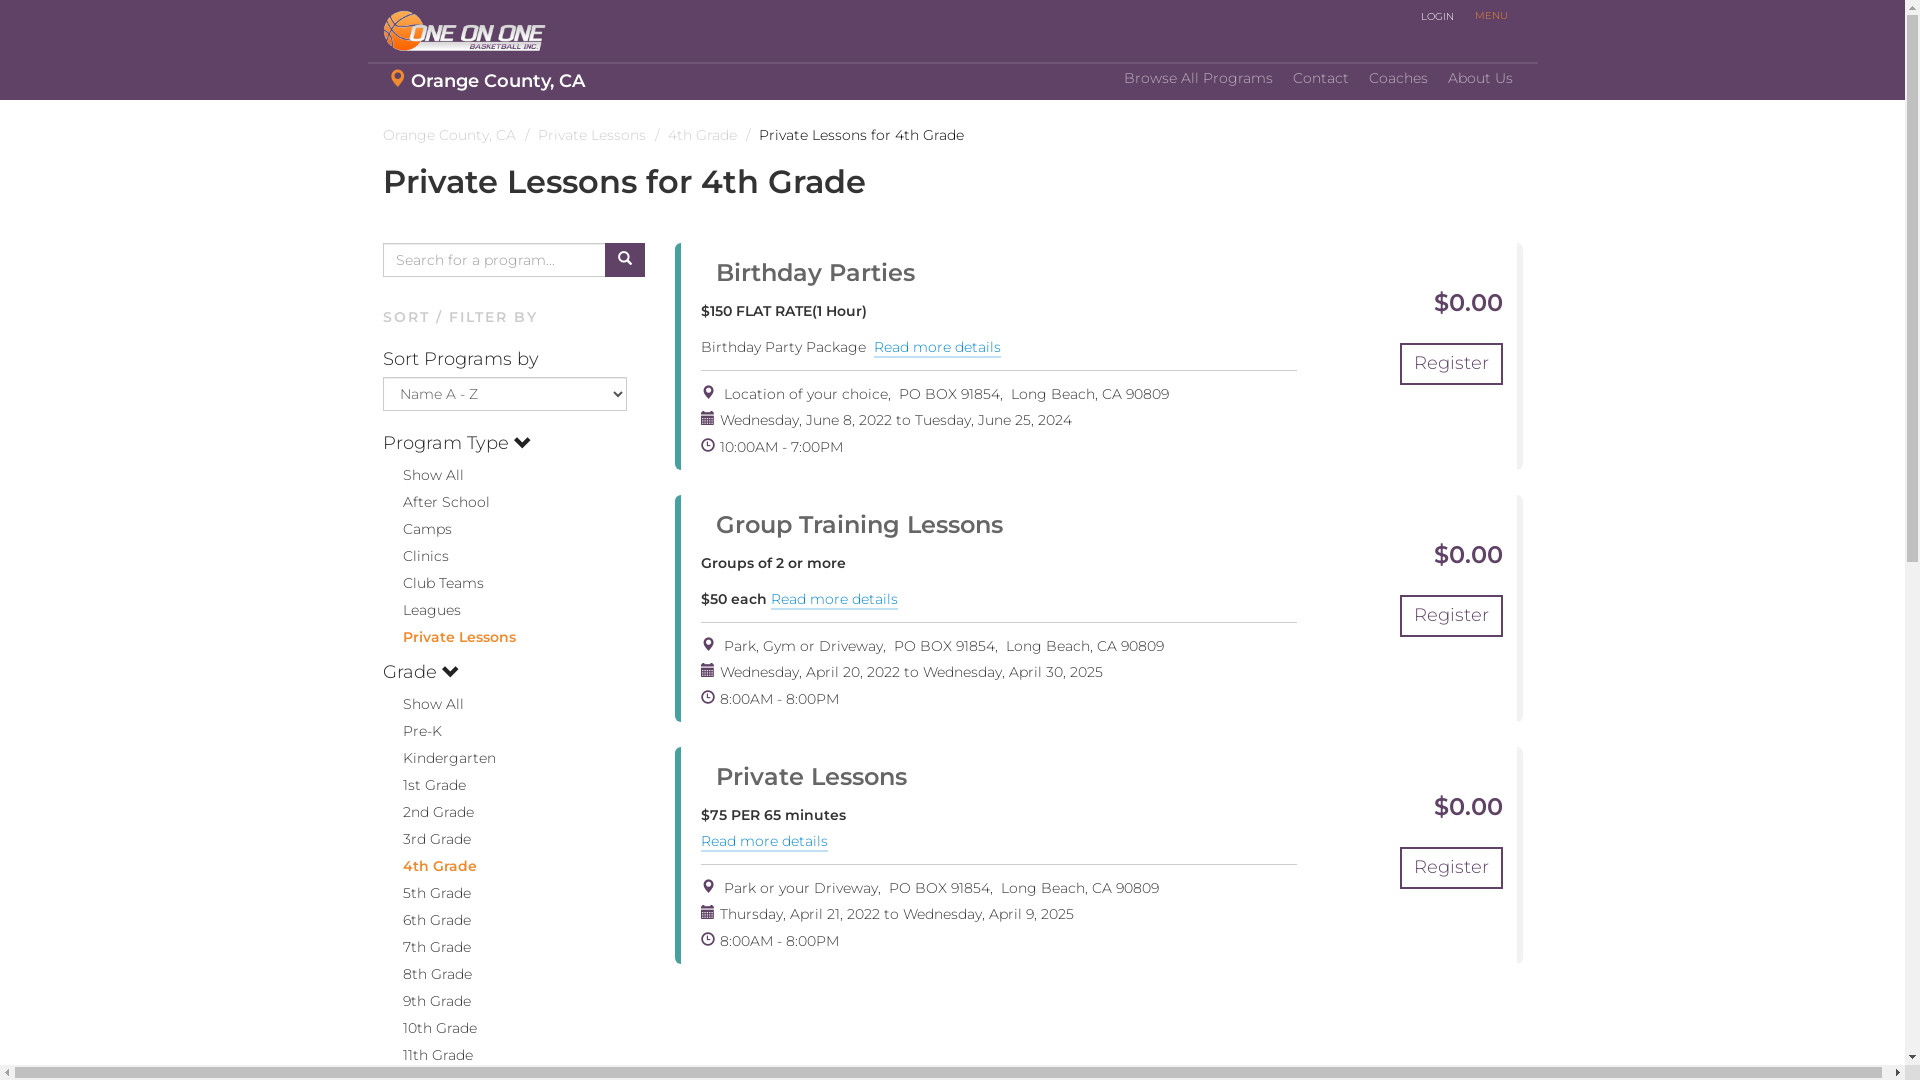 Image resolution: width=1920 pixels, height=1080 pixels. Describe the element at coordinates (1451, 363) in the screenshot. I see `'Register'` at that location.